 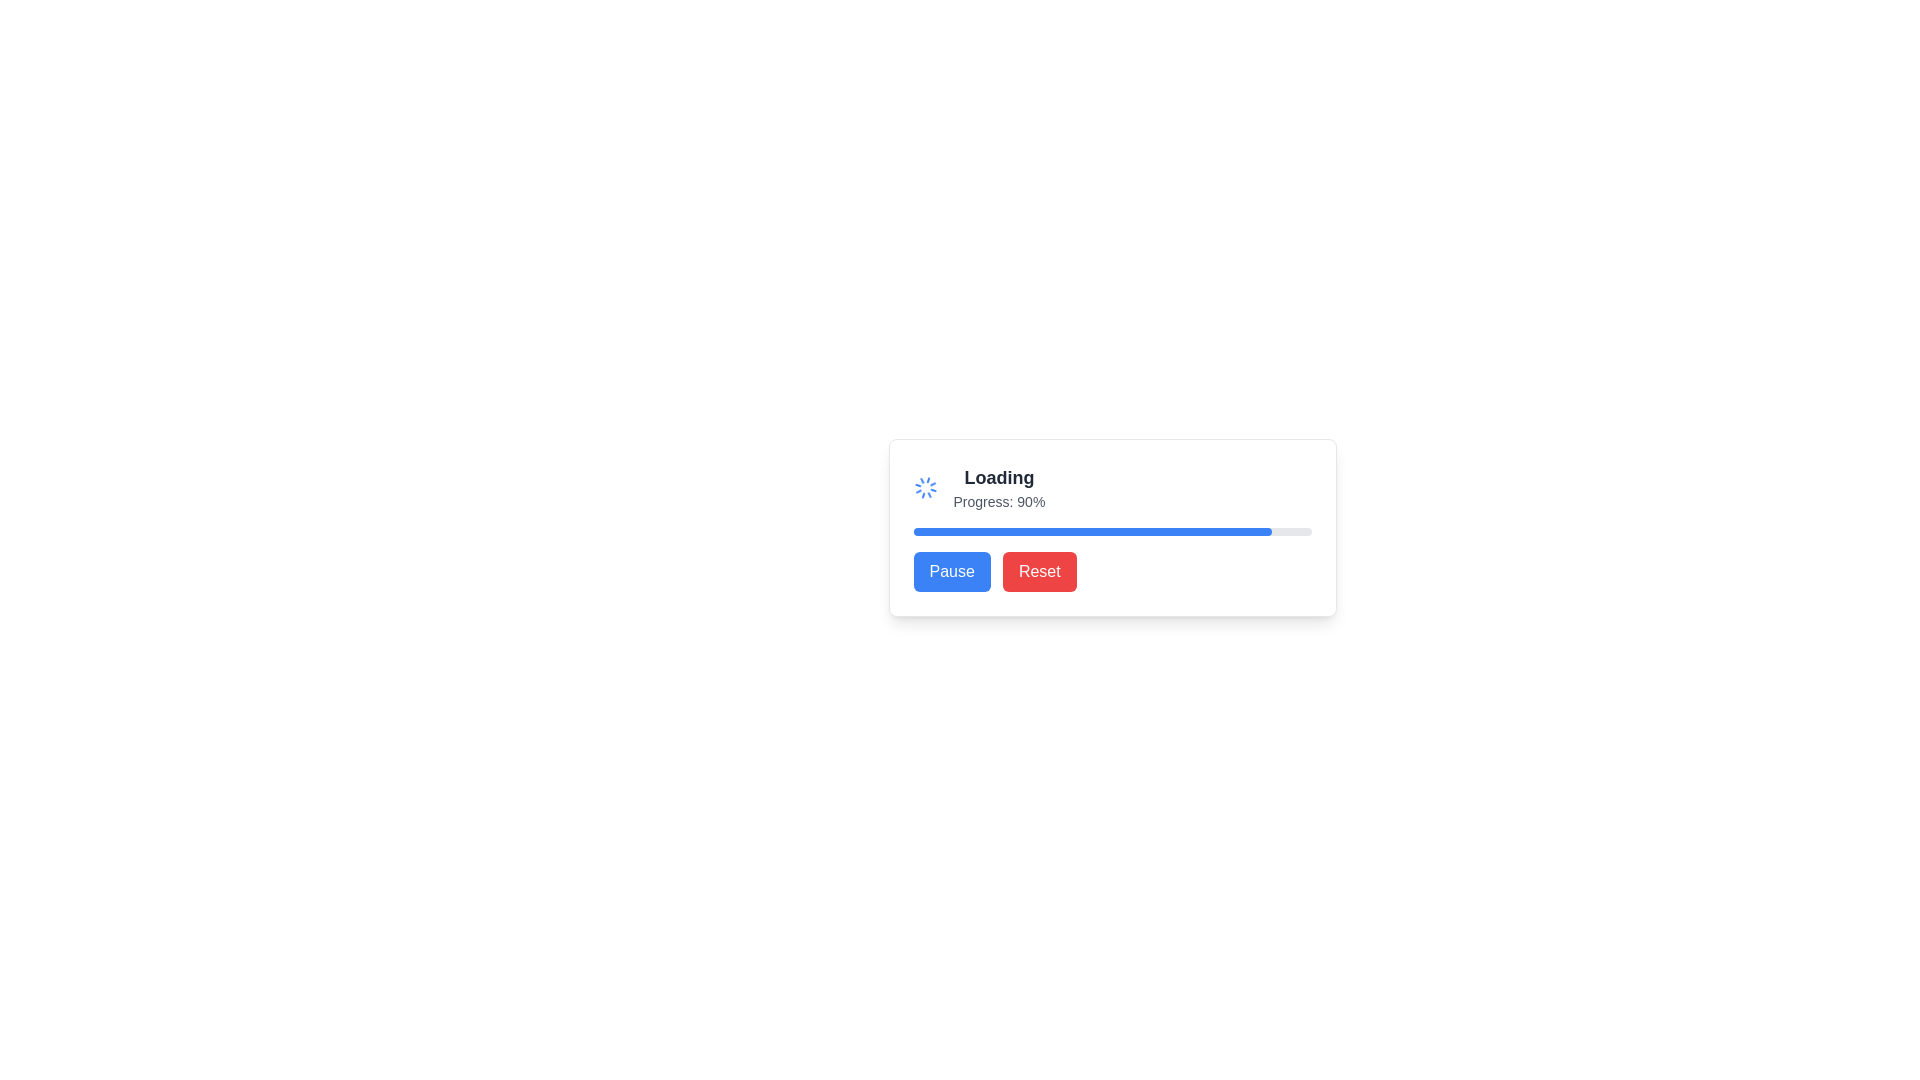 What do you see at coordinates (1039, 571) in the screenshot?
I see `the 'Reset' button, which is a rectangular button with rounded corners, red background, and white text, located to the right of the 'Pause' button` at bounding box center [1039, 571].